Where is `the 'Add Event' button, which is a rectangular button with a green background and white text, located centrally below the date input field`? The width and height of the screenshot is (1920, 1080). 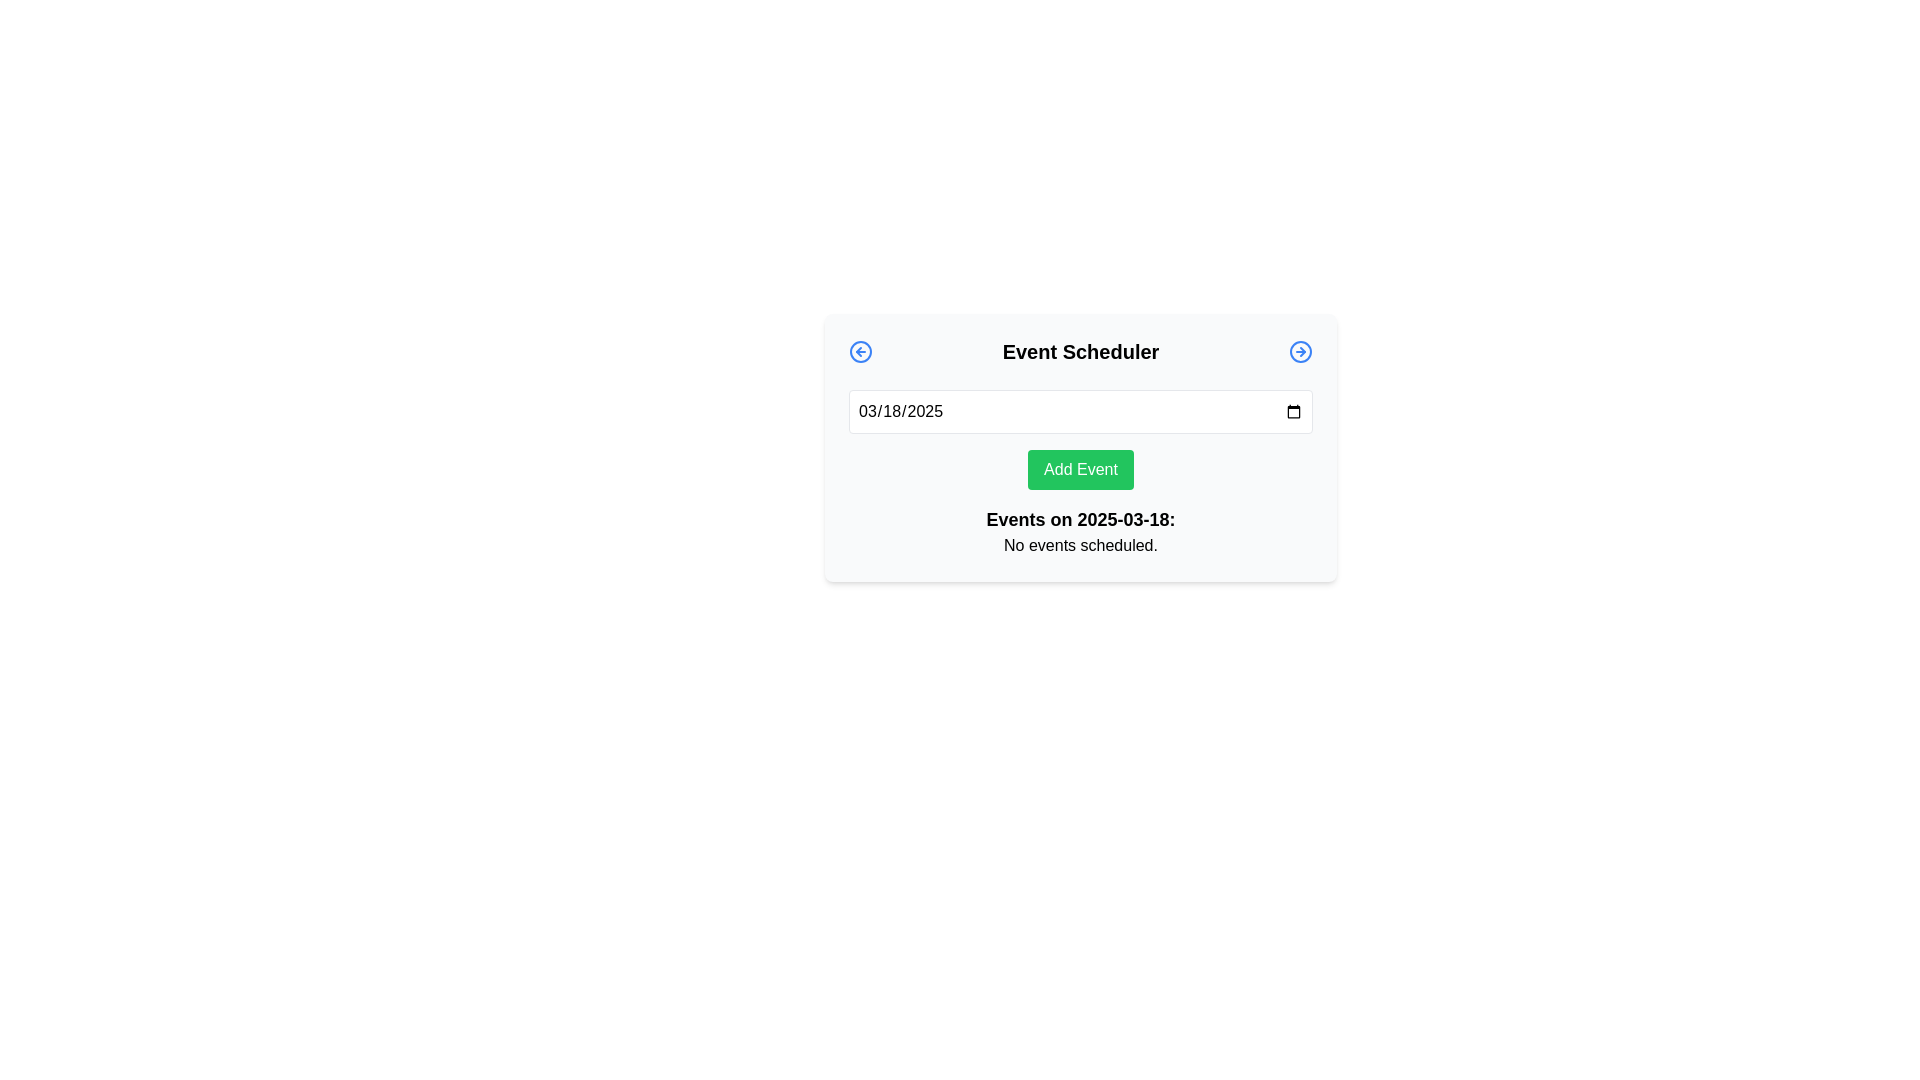
the 'Add Event' button, which is a rectangular button with a green background and white text, located centrally below the date input field is located at coordinates (1079, 470).